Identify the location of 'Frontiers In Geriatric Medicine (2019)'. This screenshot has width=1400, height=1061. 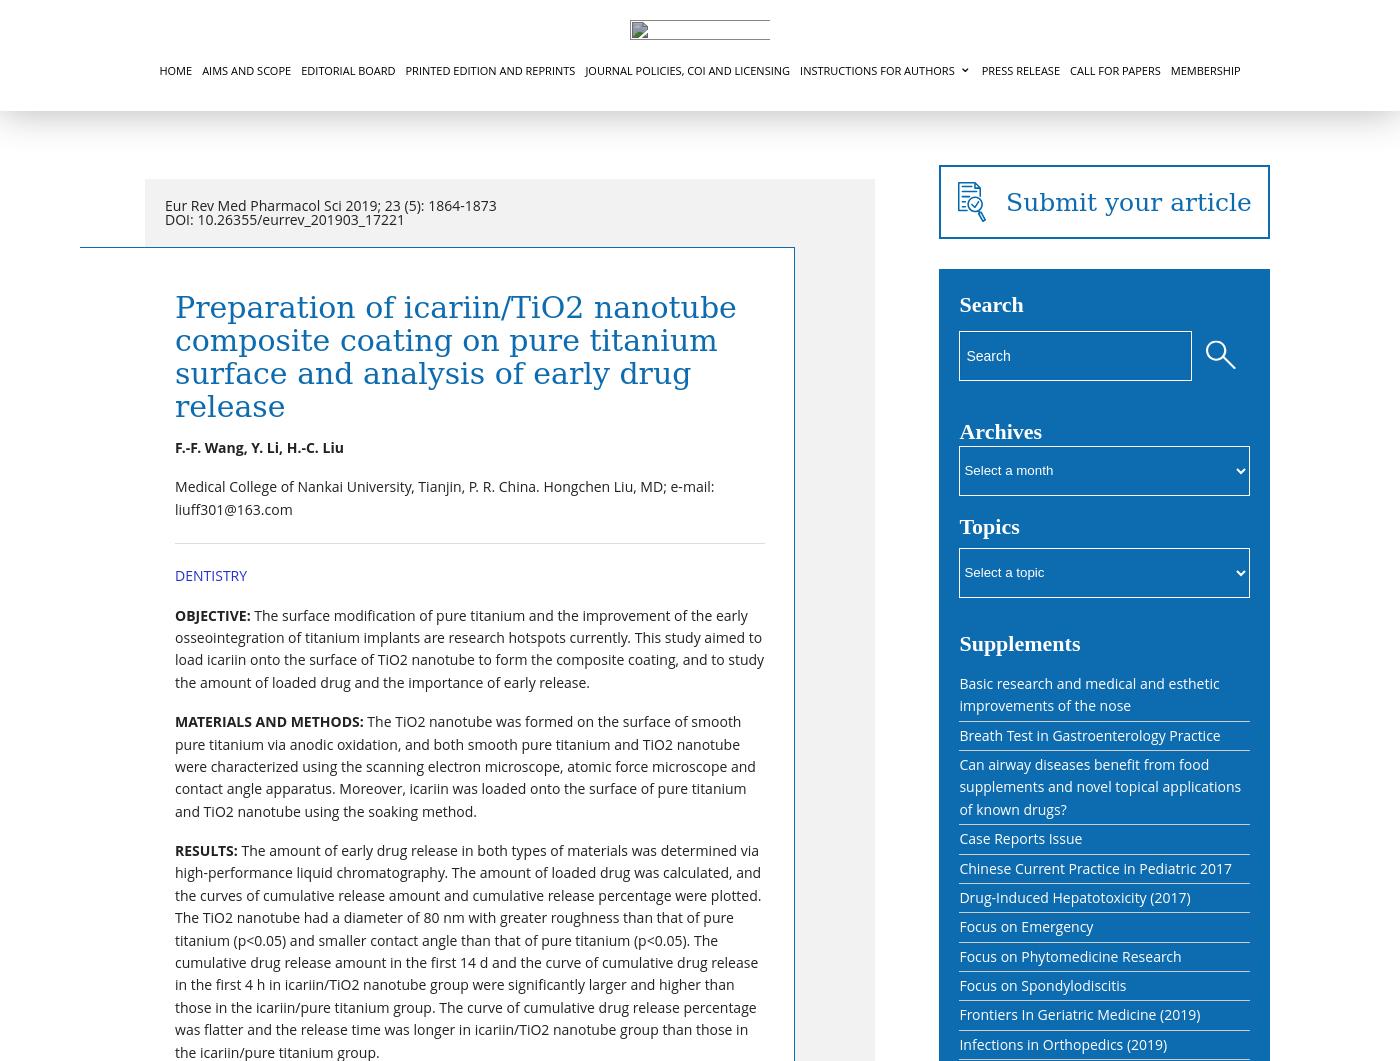
(1079, 1013).